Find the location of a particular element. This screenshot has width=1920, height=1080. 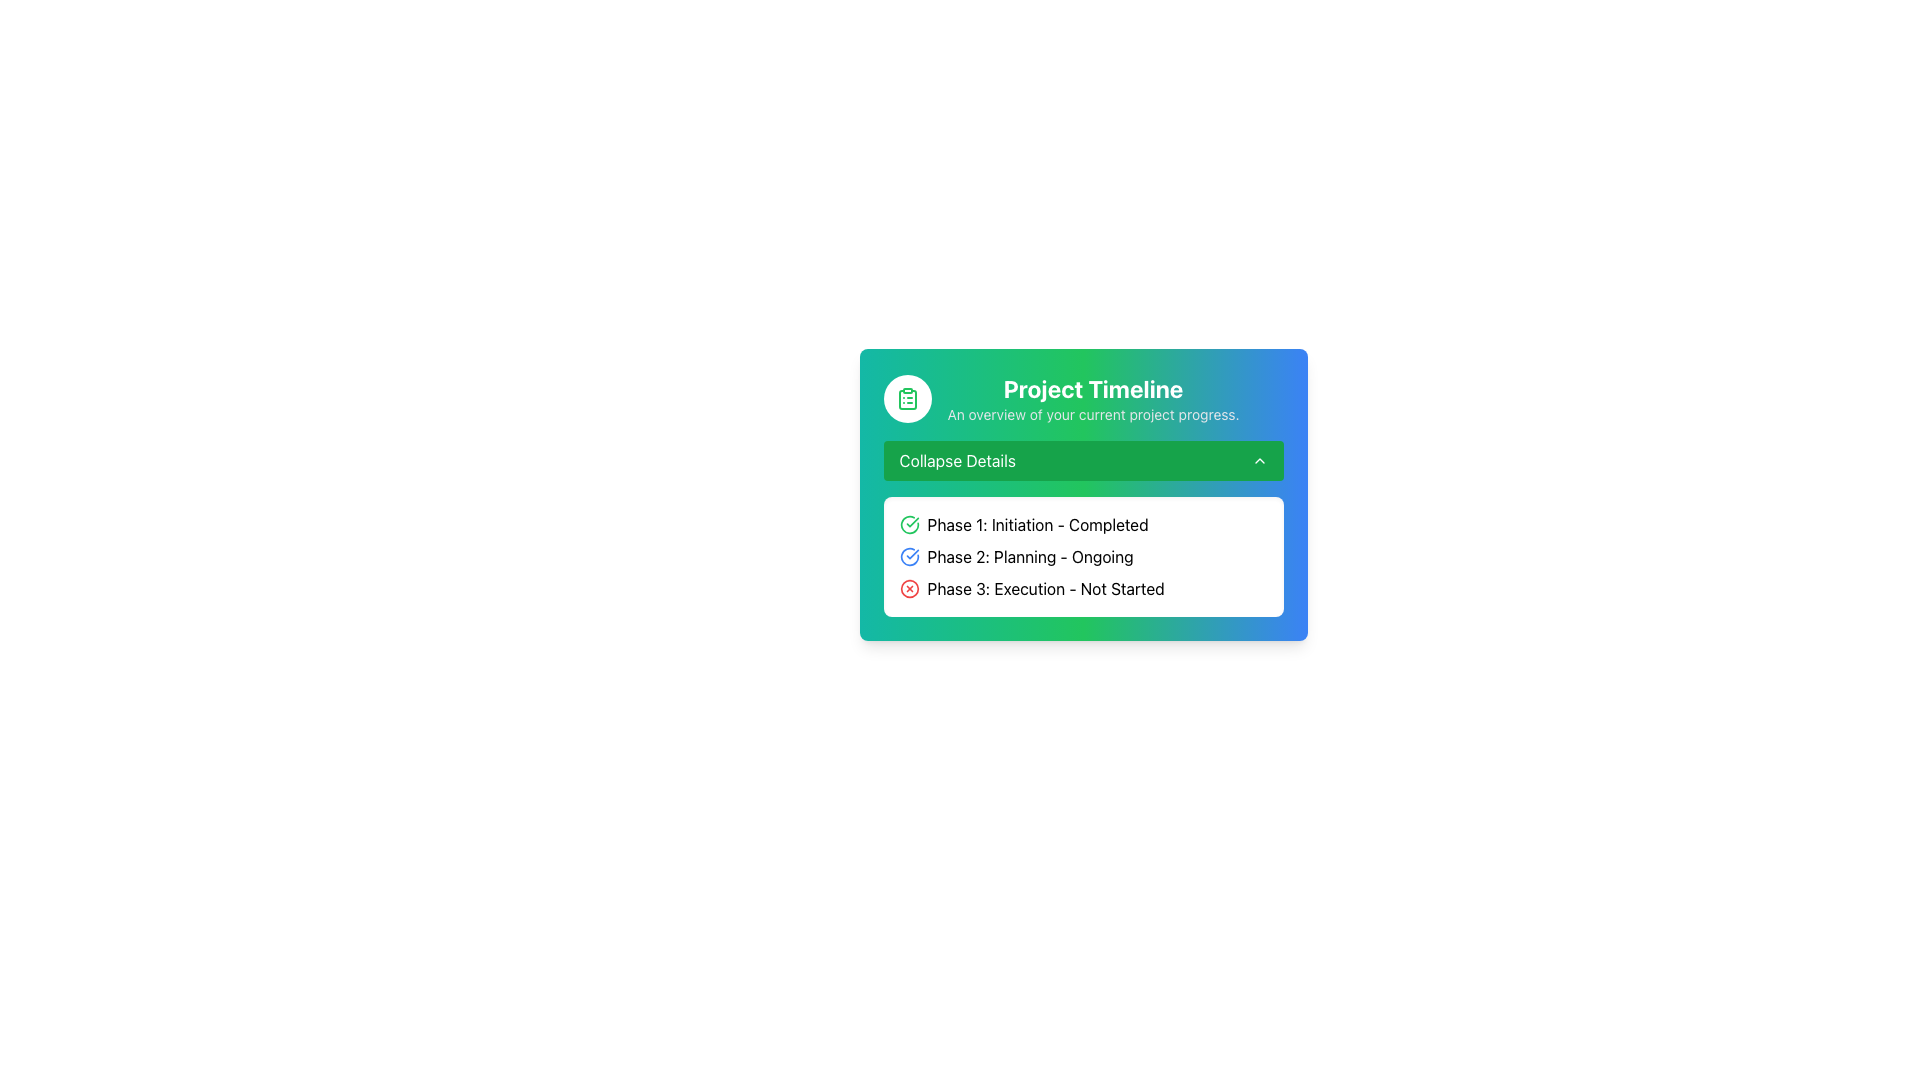

the status indicator icon that represents 'not started', located to the left of the text 'Phase 3: Execution - Not Started' is located at coordinates (908, 588).